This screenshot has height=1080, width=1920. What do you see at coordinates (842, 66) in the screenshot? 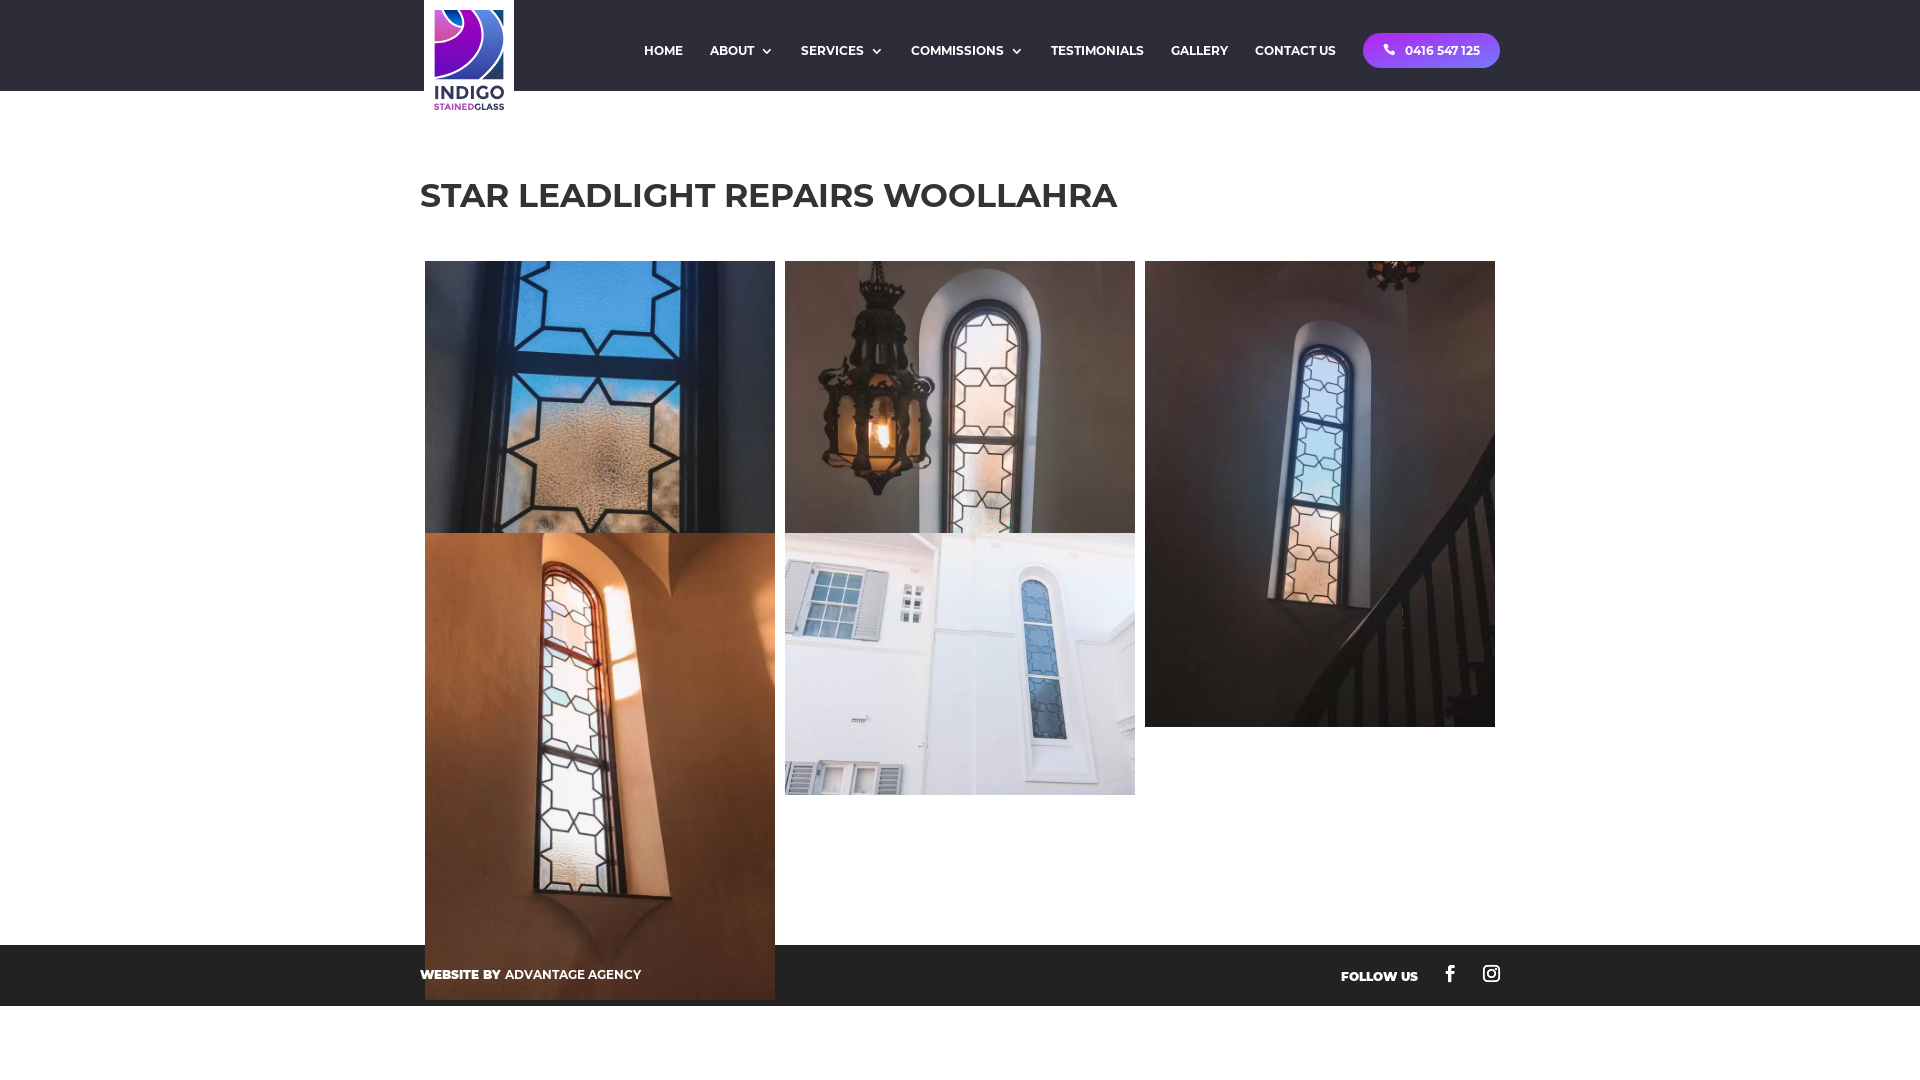
I see `'SERVICES'` at bounding box center [842, 66].